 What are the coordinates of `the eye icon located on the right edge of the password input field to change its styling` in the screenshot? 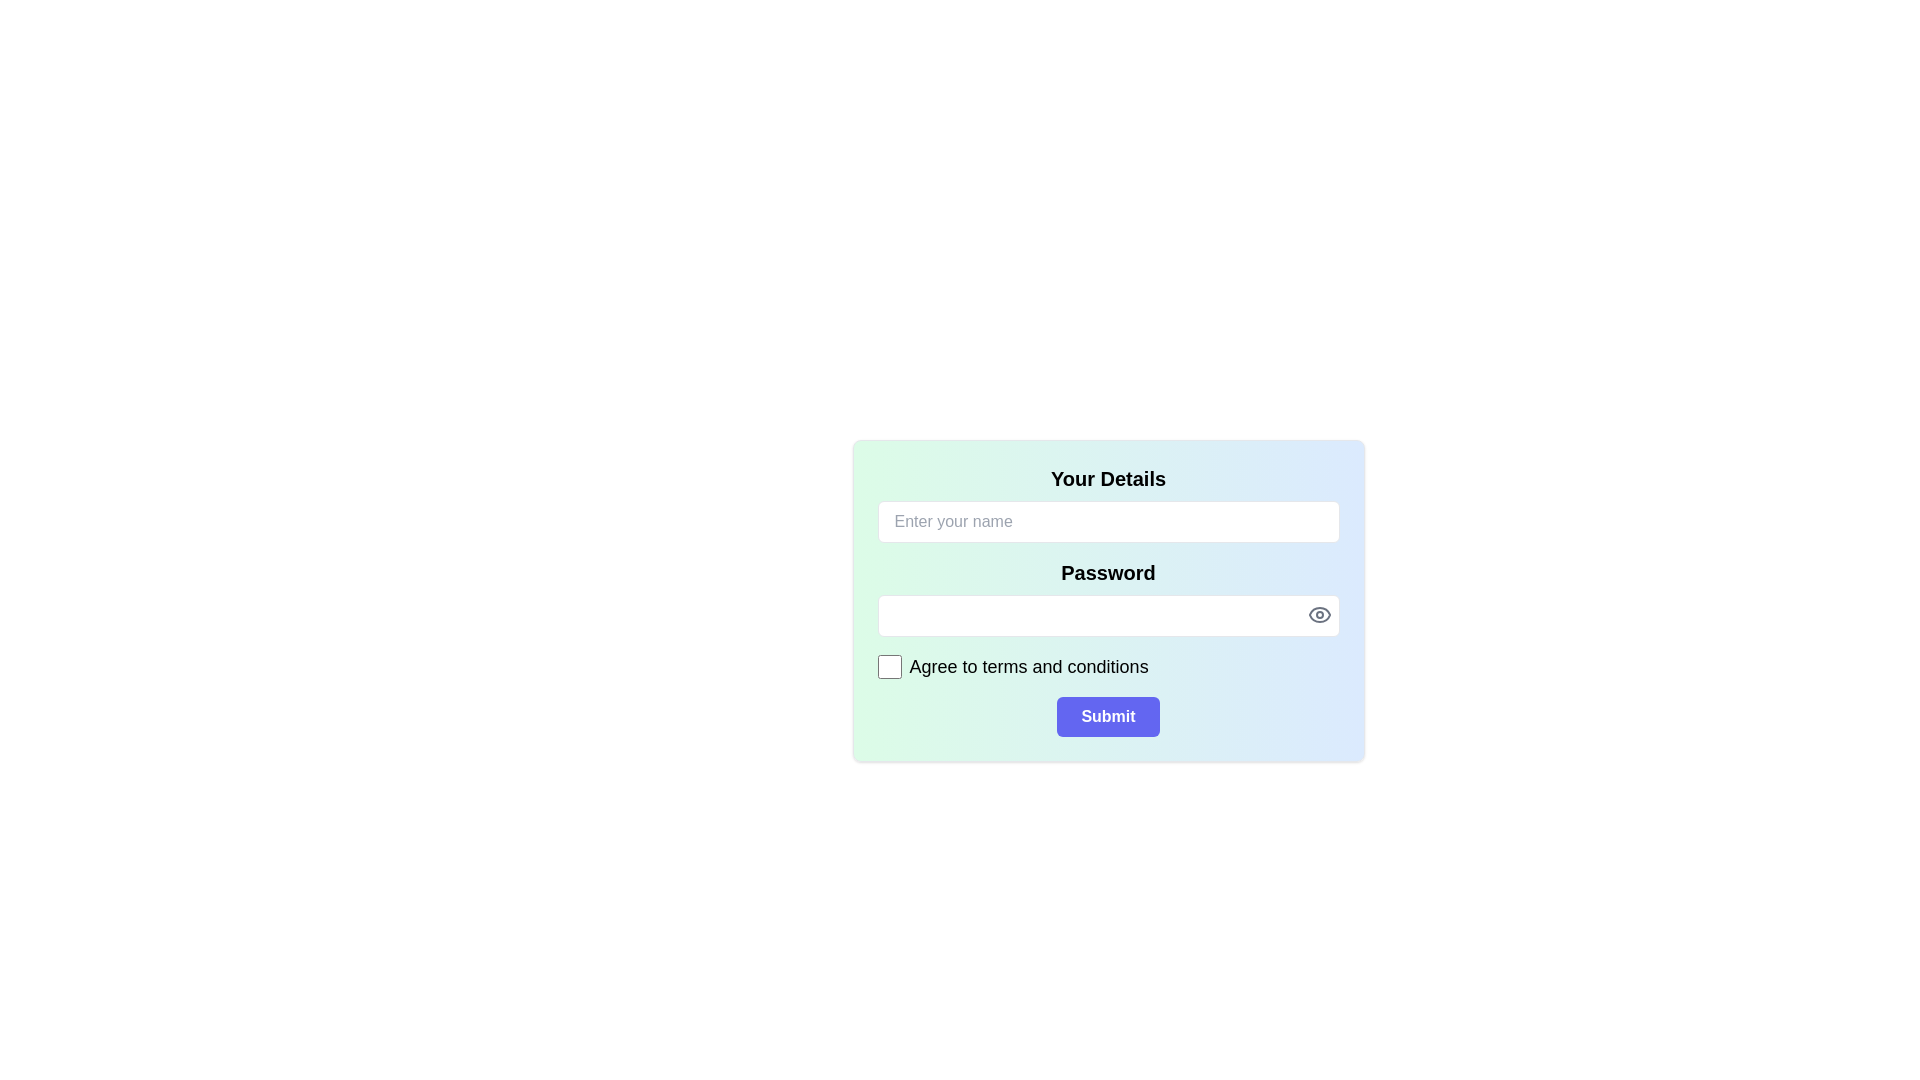 It's located at (1319, 613).